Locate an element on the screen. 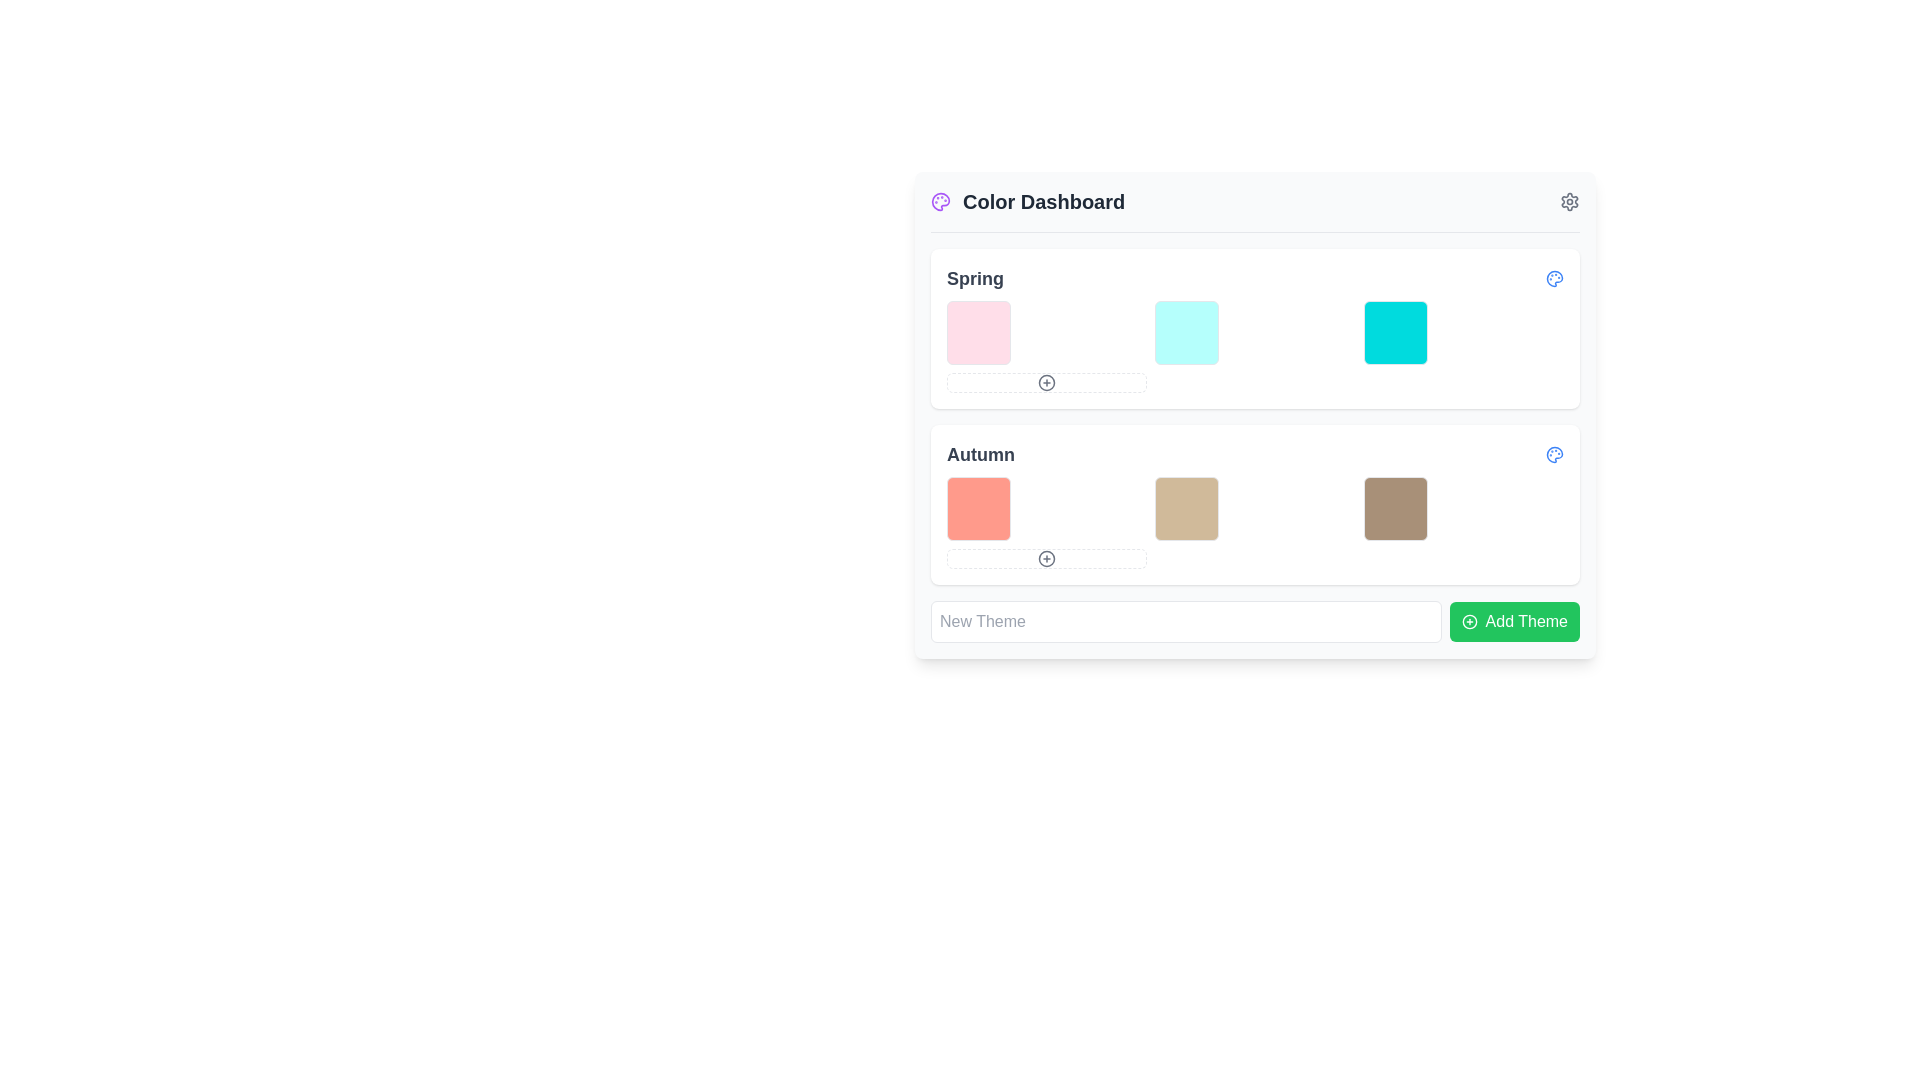  the settings icon located at the top-right corner of the header section containing the 'Color Dashboard' title is located at coordinates (1568, 201).